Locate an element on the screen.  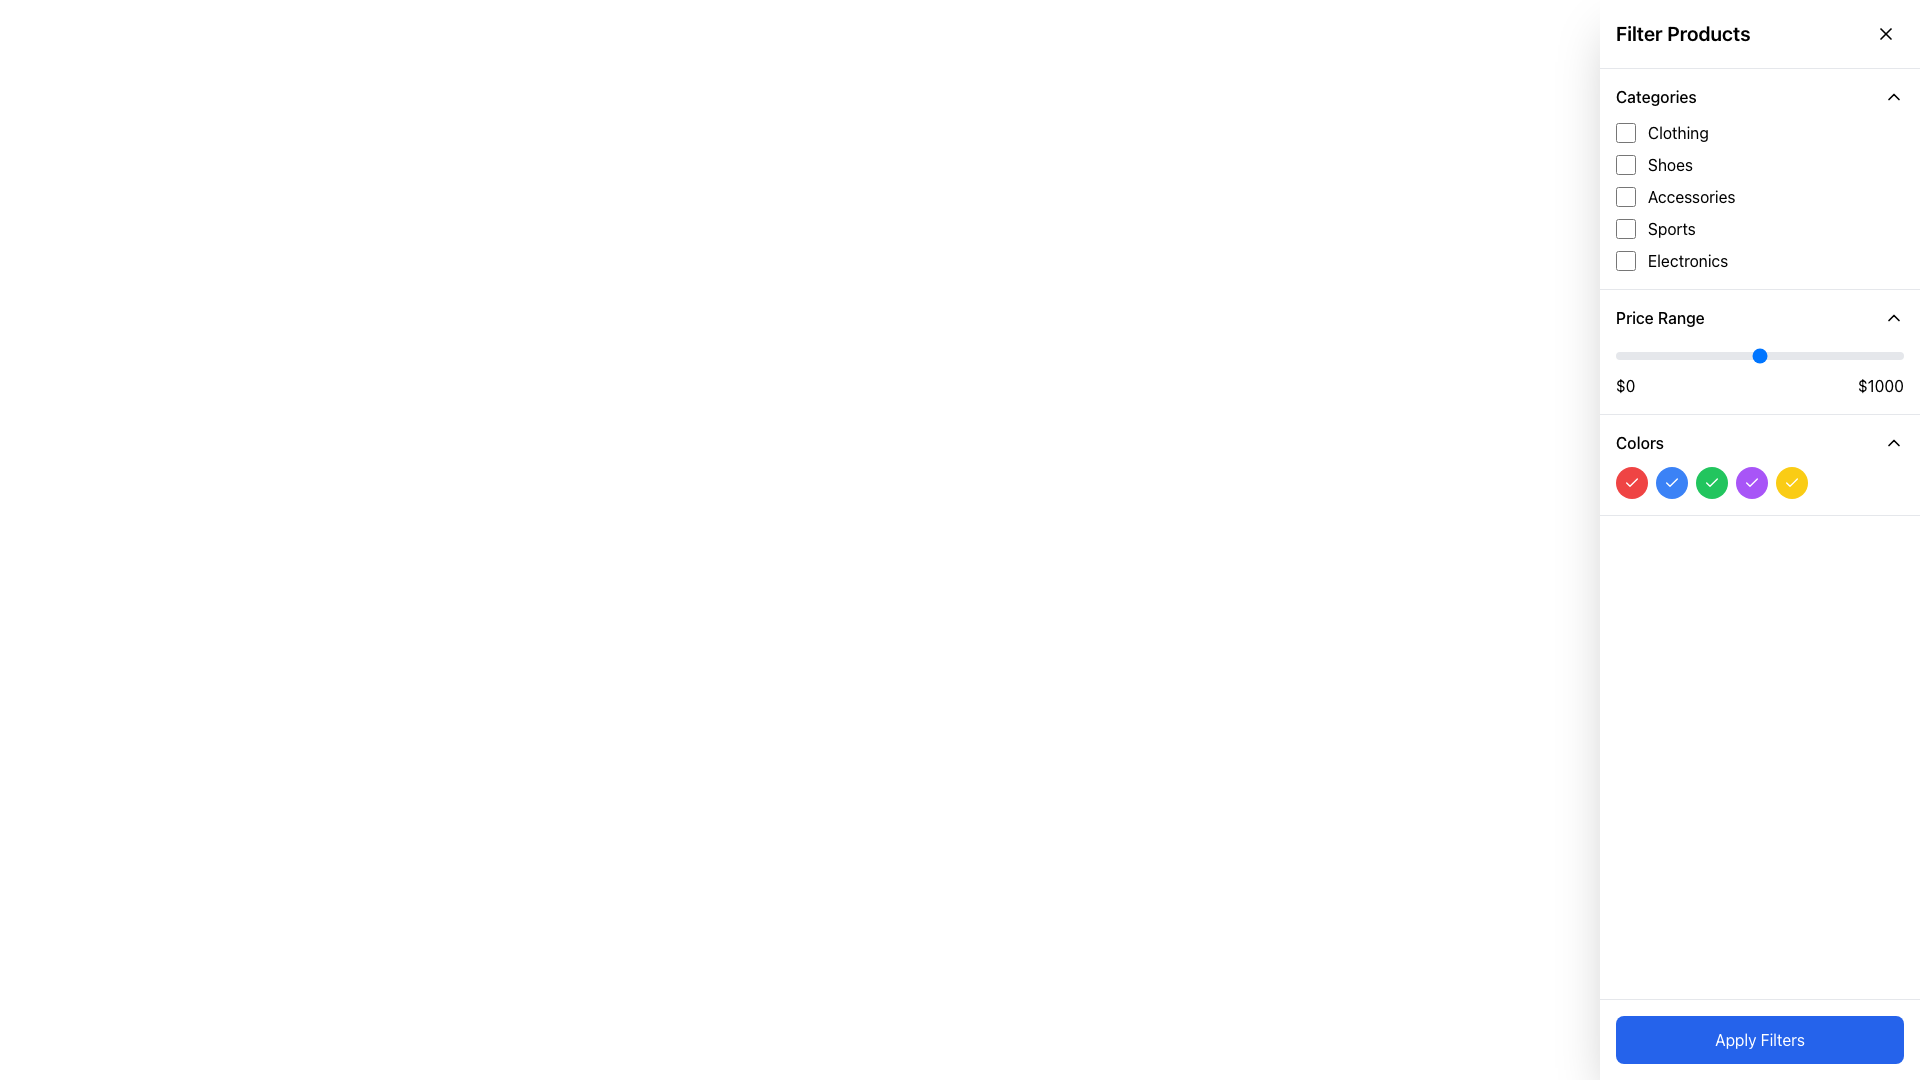
the 'Electronics' category label, which is positioned to the right of the checkbox in the fifth row of the 'Categories' section in the filter menu is located at coordinates (1687, 260).